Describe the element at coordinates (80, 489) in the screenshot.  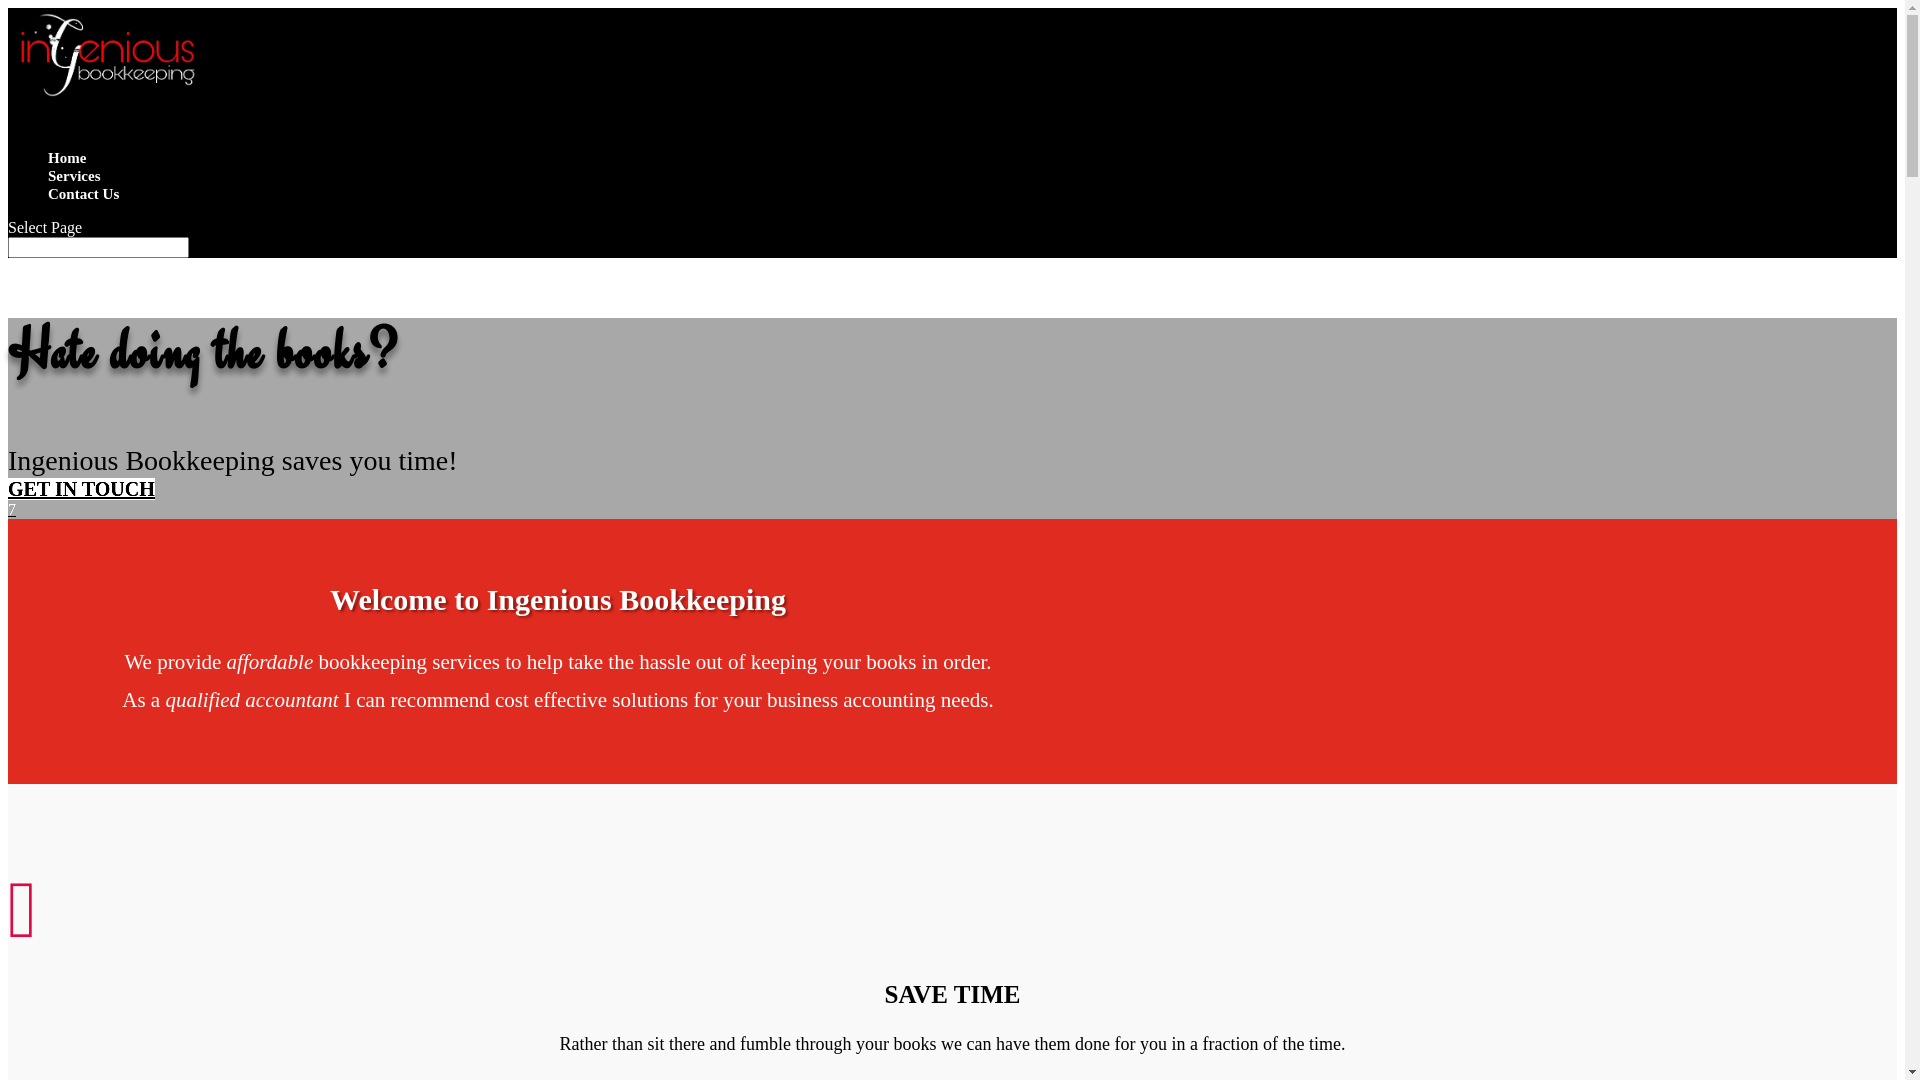
I see `'GET IN TOUCH'` at that location.